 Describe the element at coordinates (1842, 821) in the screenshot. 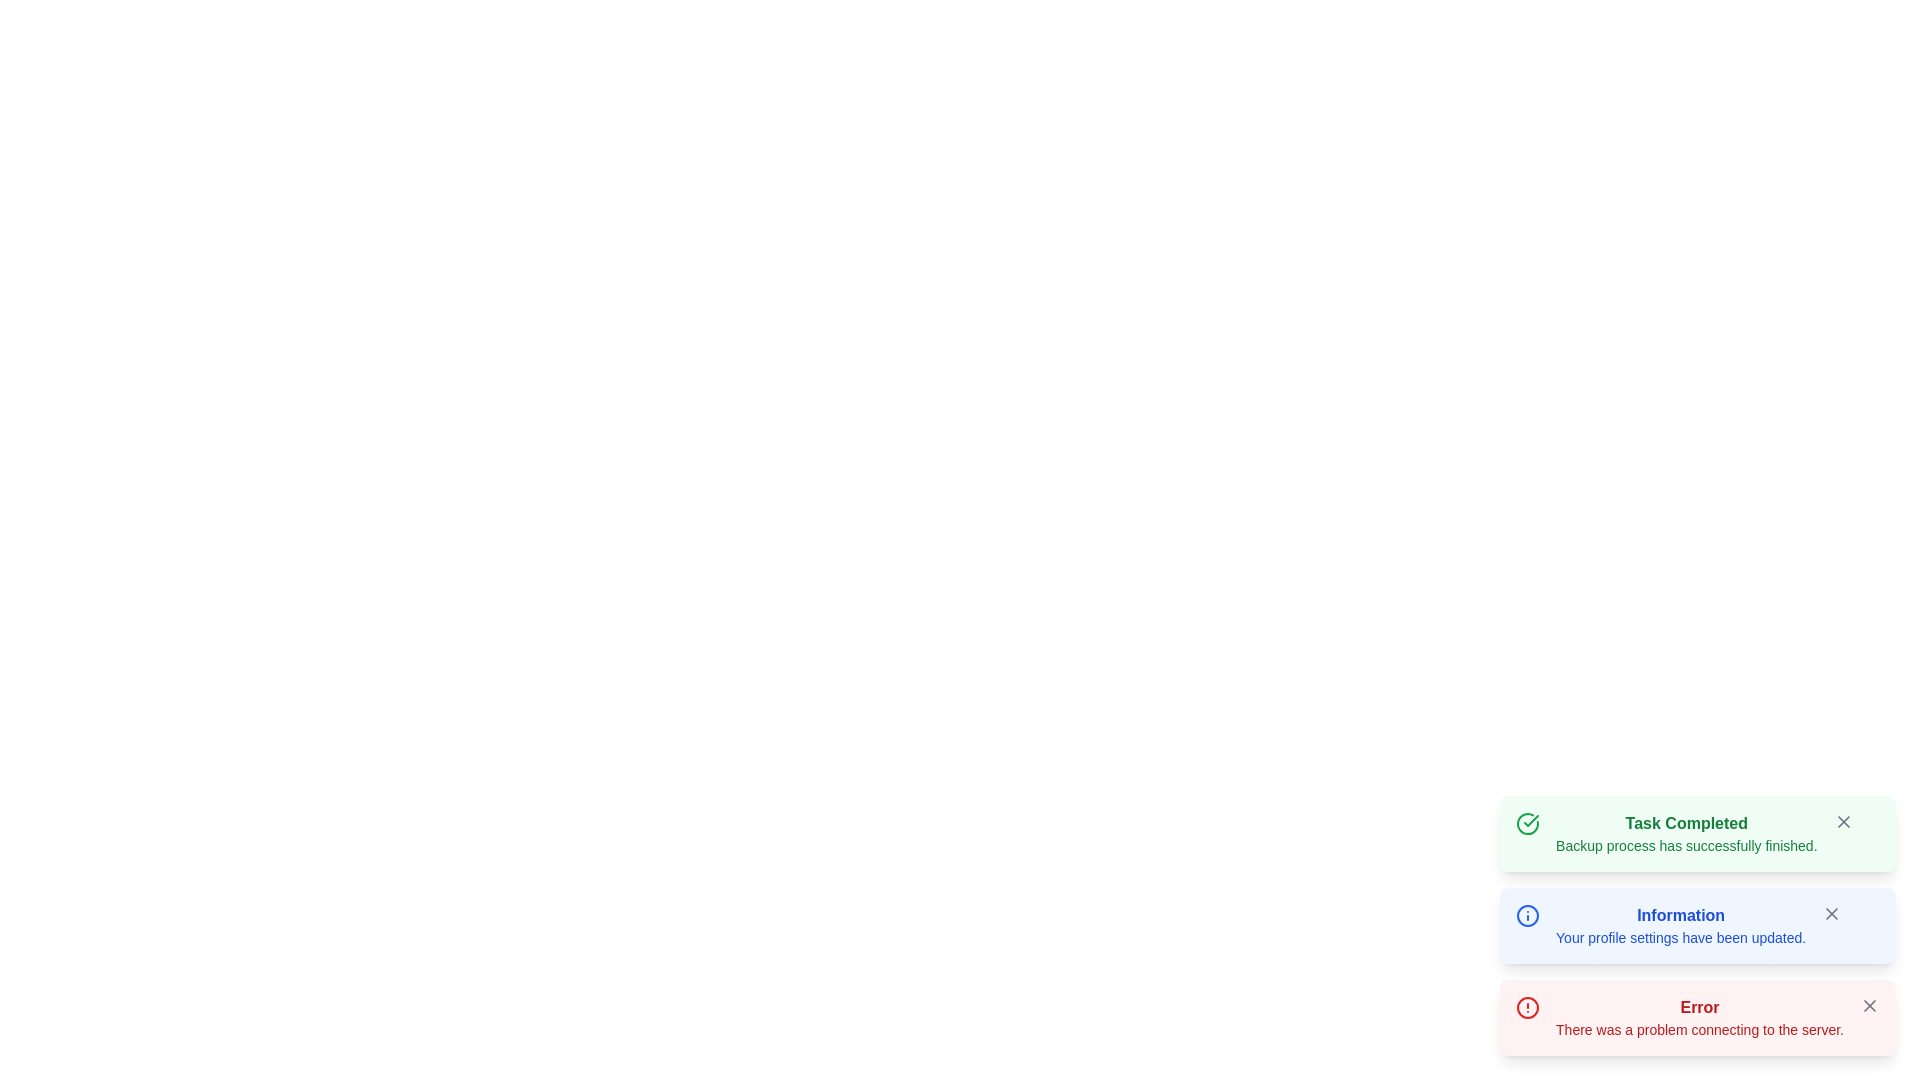

I see `the close button located at the top-right corner of the green notification card` at that location.